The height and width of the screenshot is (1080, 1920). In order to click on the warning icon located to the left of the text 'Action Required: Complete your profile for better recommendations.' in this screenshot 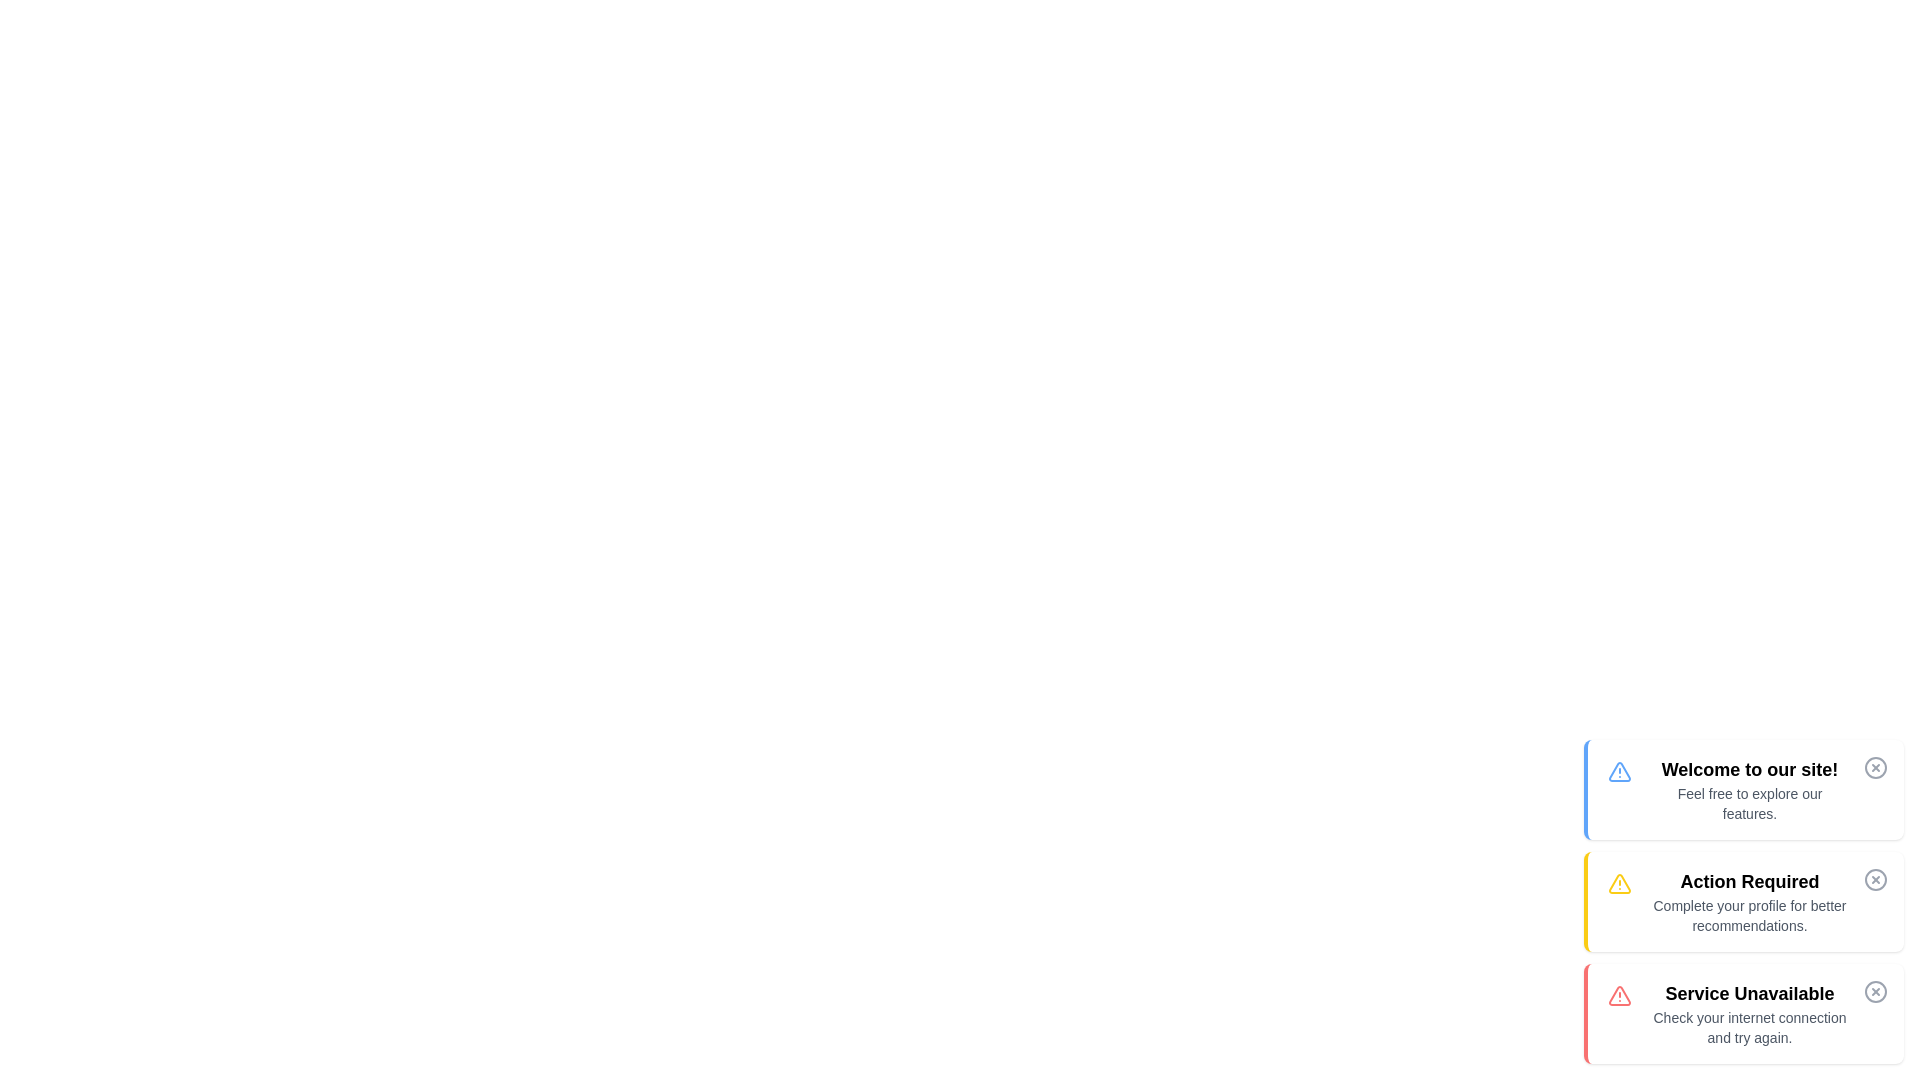, I will do `click(1620, 882)`.